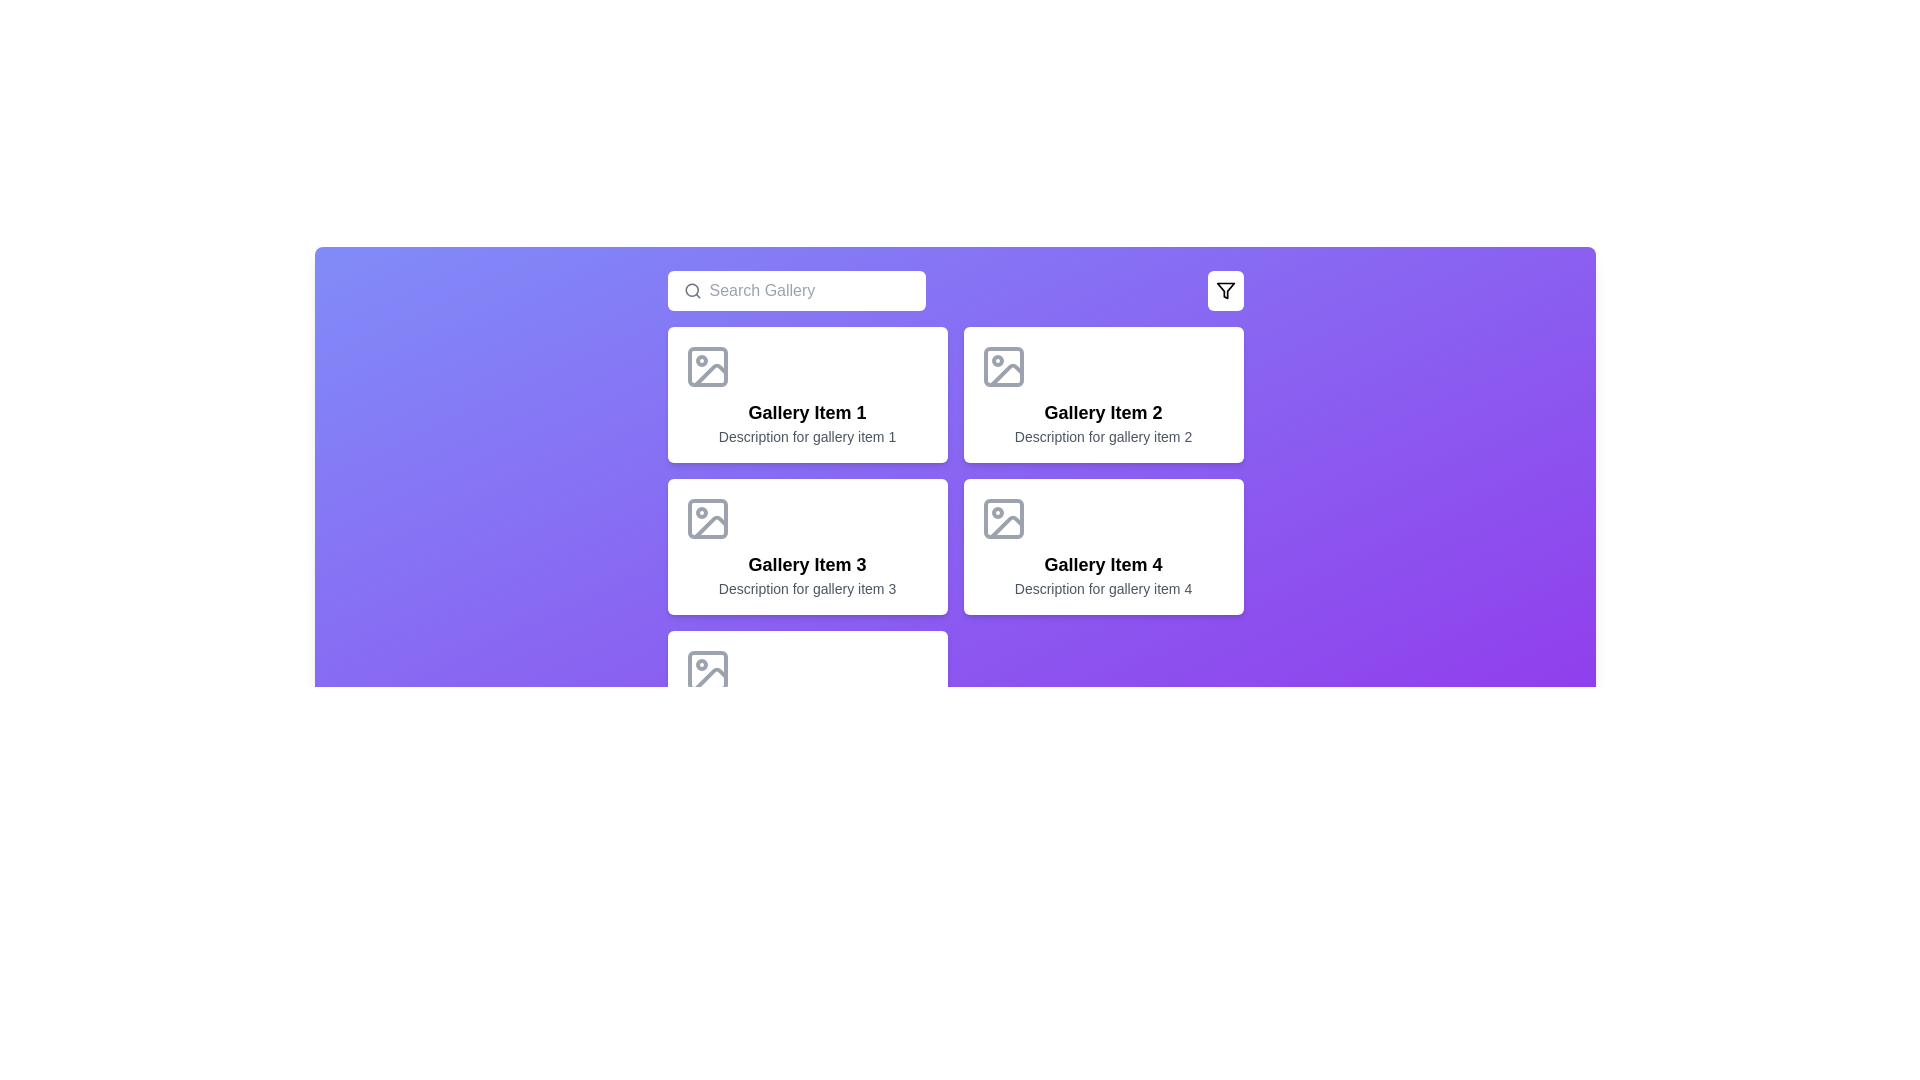  I want to click on the decorative circular vector graphic located near the top-left of the interface within the search field component, so click(691, 290).